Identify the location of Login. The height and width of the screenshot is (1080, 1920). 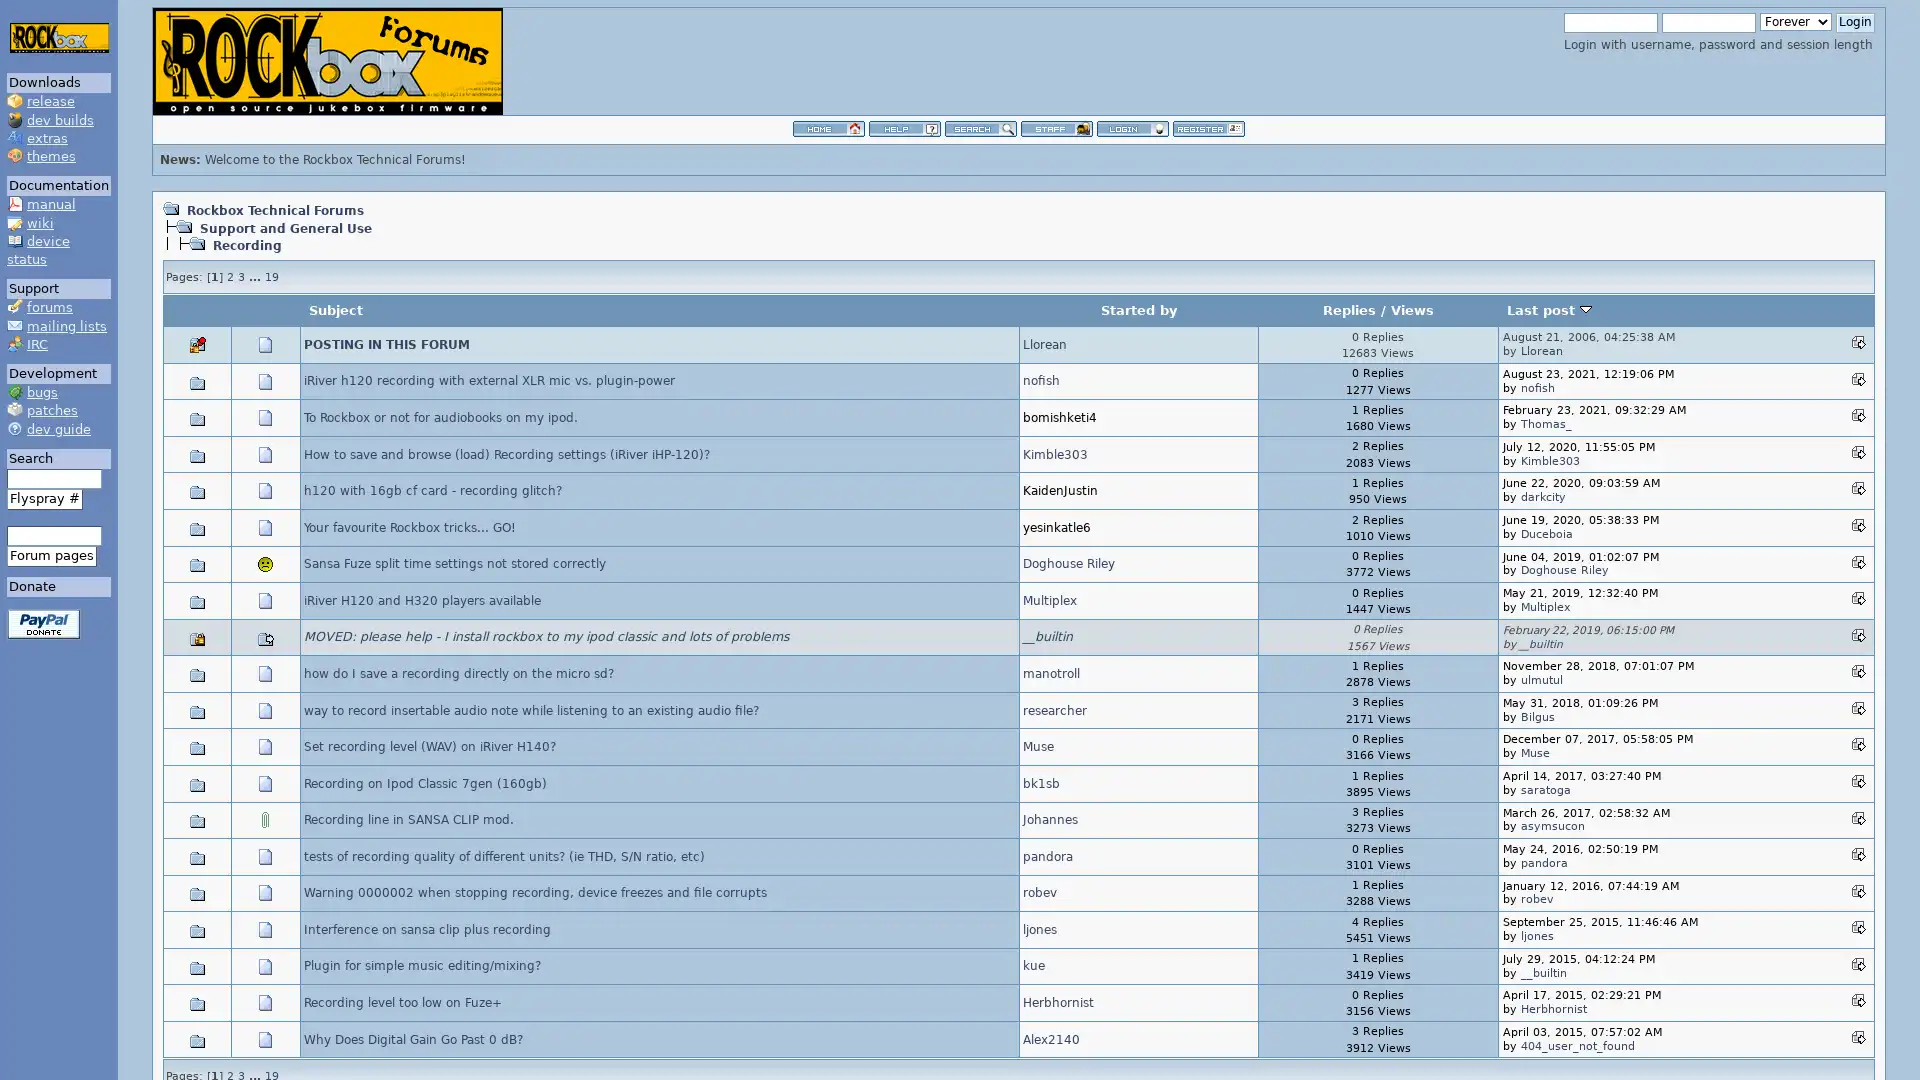
(1854, 22).